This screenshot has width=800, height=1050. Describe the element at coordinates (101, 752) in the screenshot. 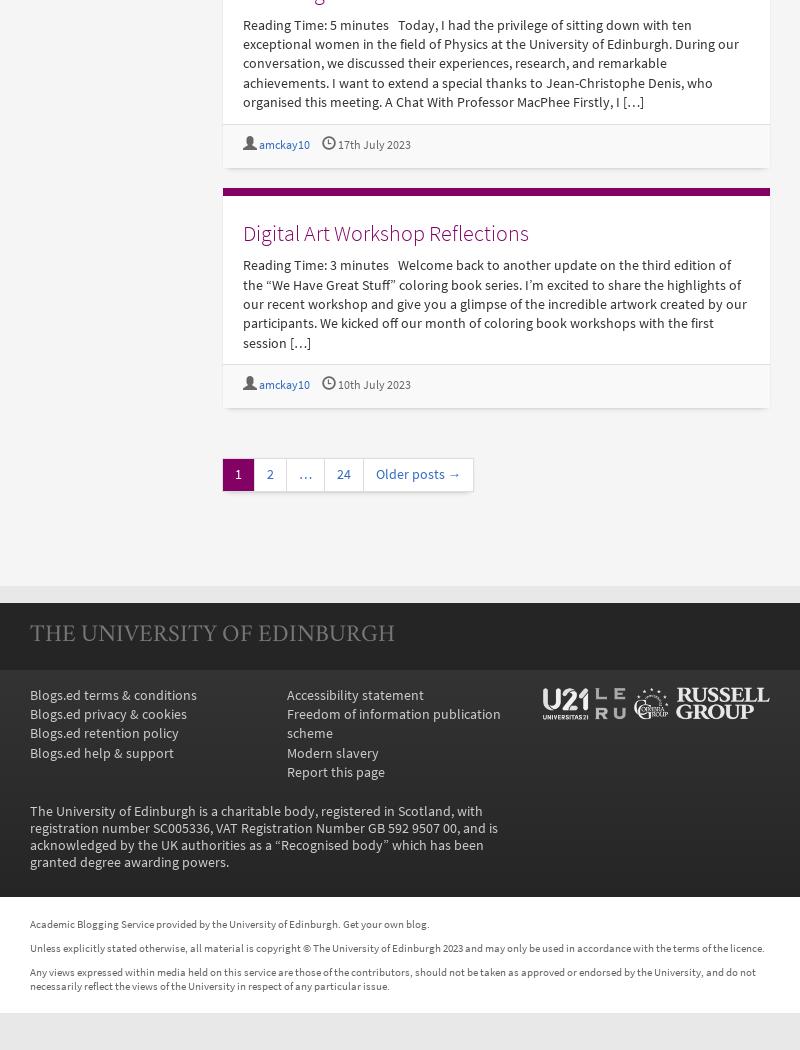

I see `'Blogs.ed help & support'` at that location.